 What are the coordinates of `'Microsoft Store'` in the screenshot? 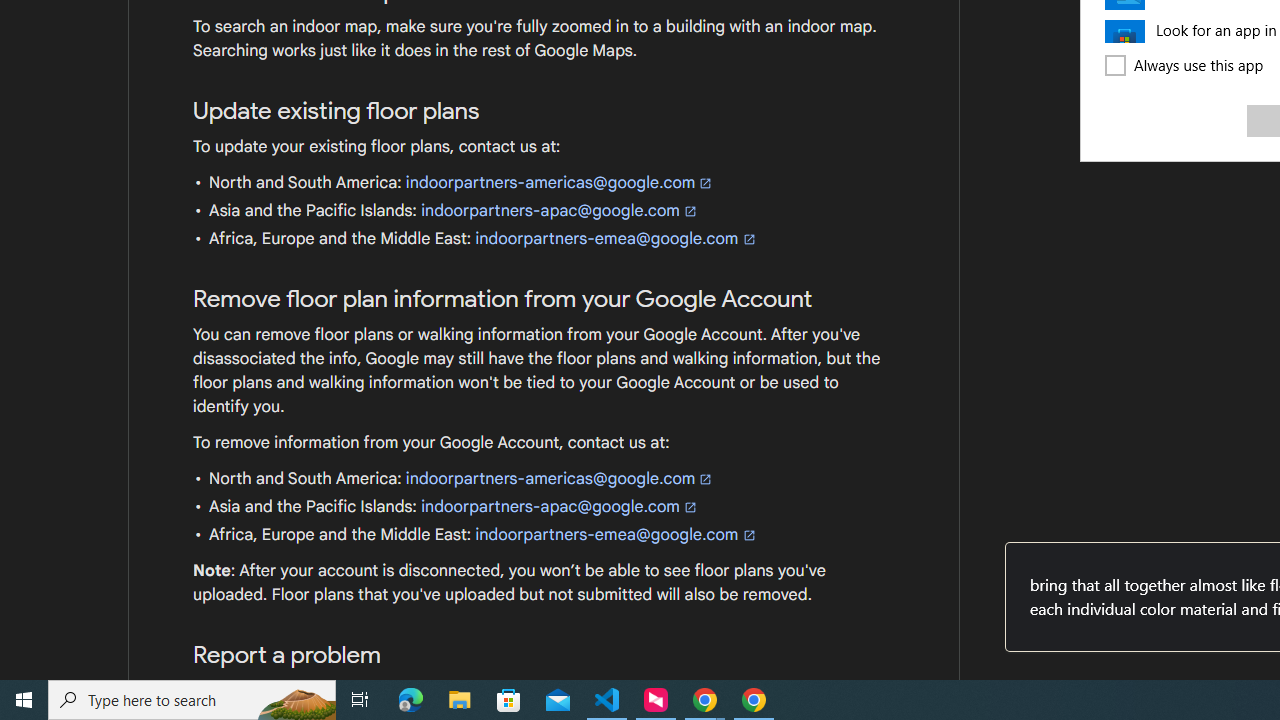 It's located at (509, 698).